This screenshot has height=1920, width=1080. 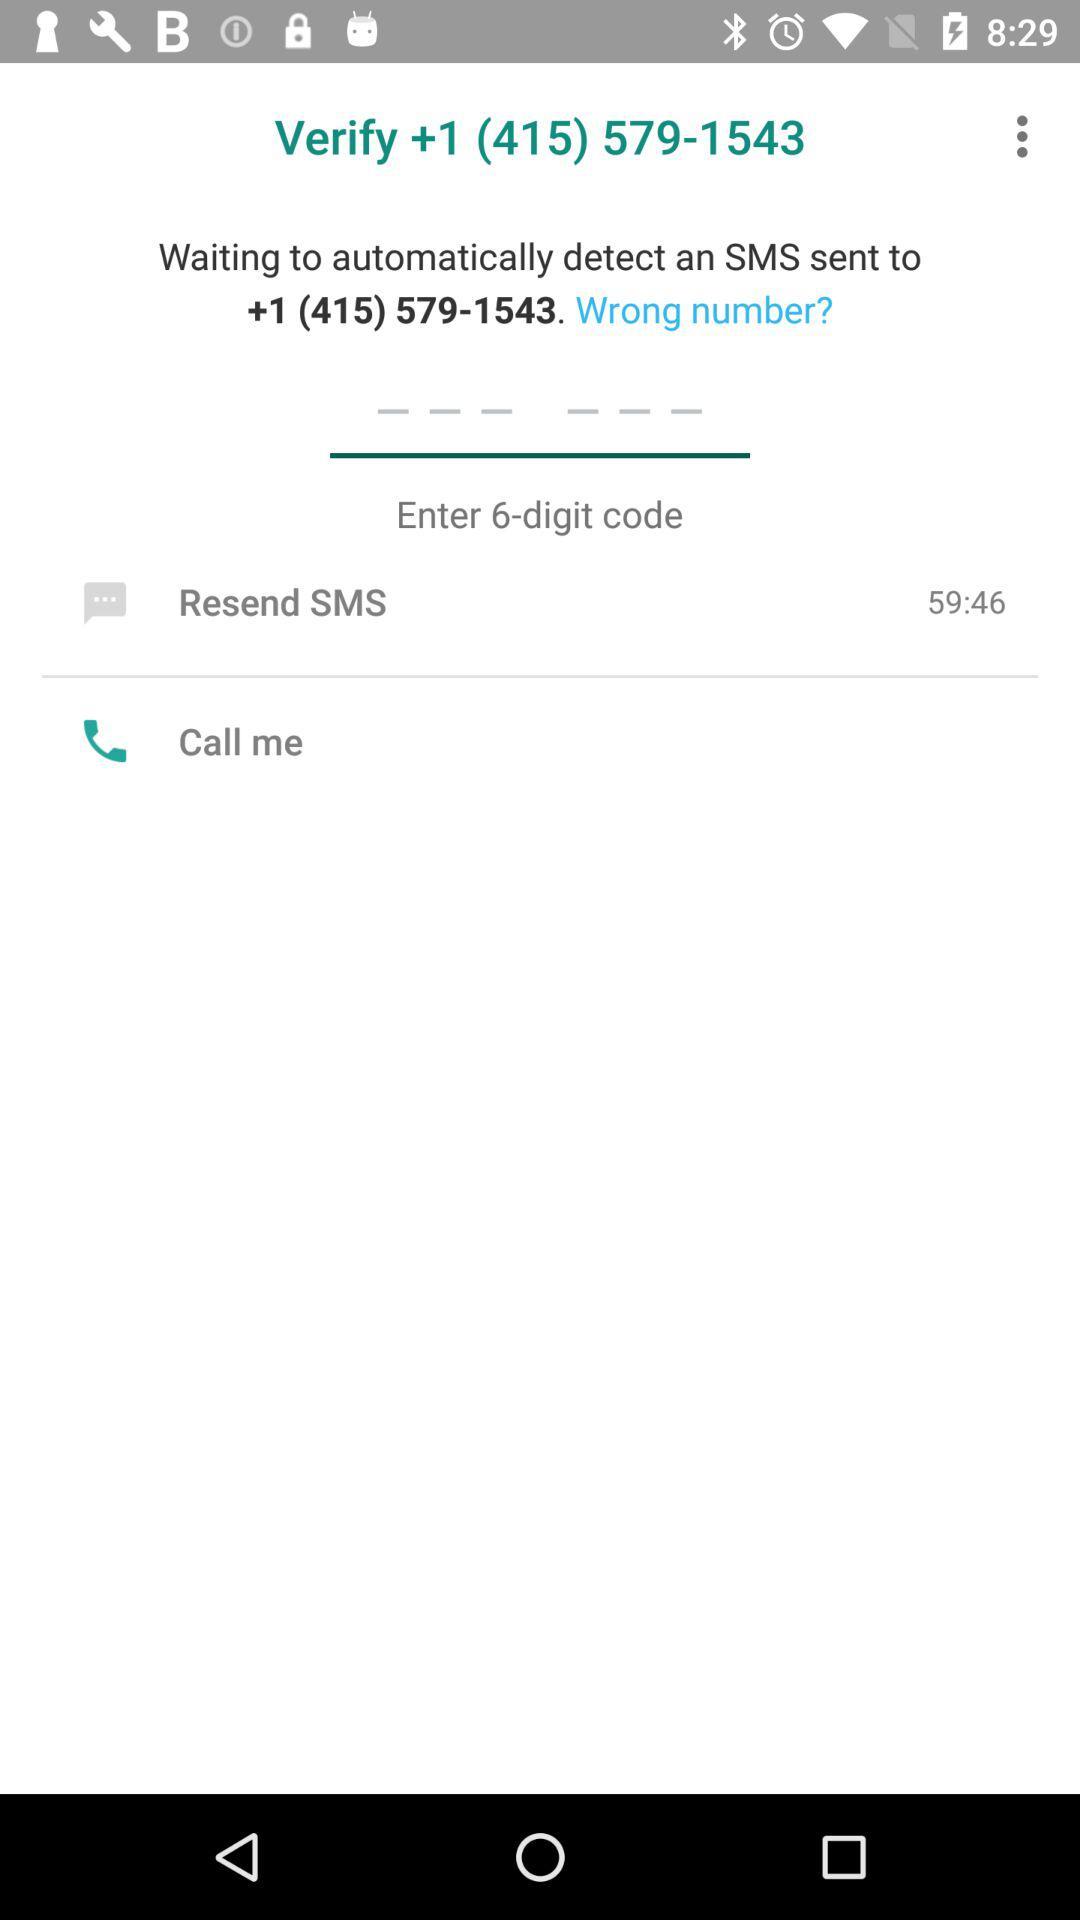 What do you see at coordinates (229, 600) in the screenshot?
I see `the item at the top left corner` at bounding box center [229, 600].